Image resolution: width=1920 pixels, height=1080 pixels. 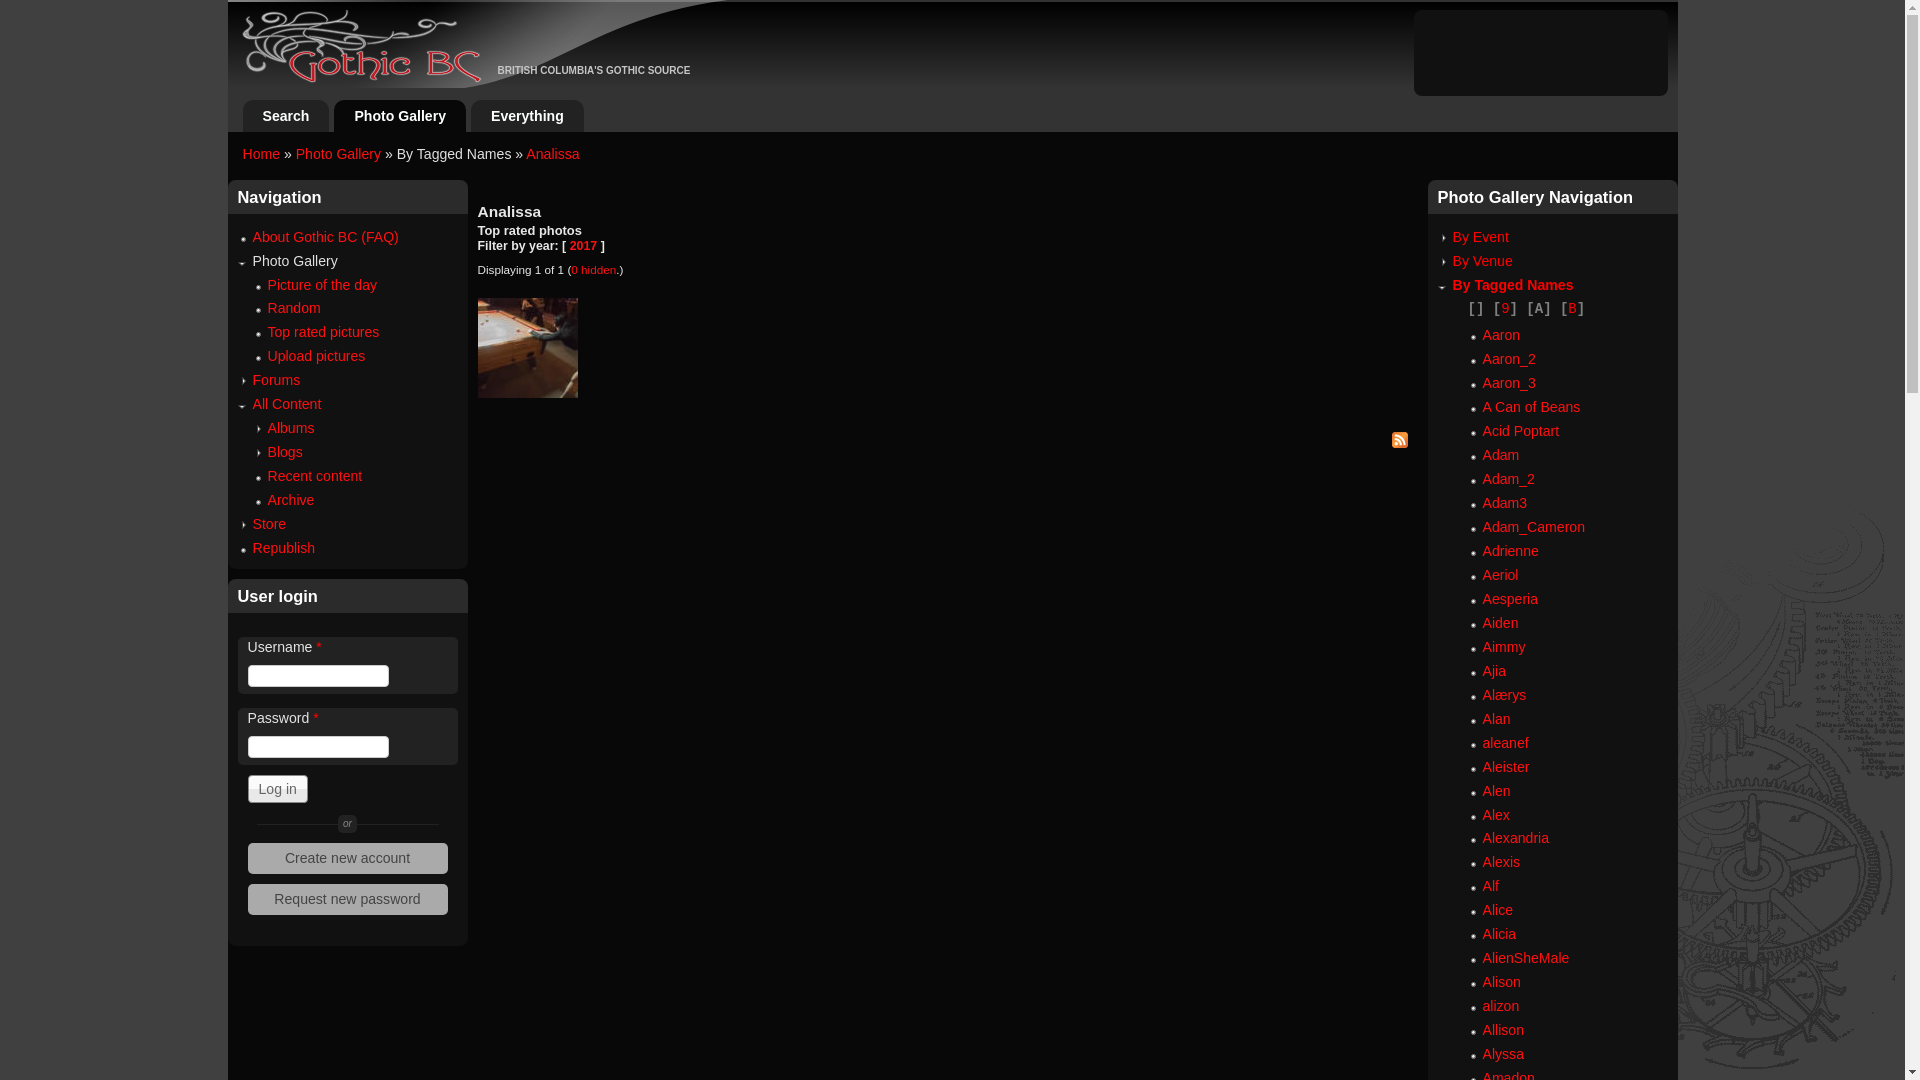 I want to click on 'OYAKXX', so click(x=528, y=346).